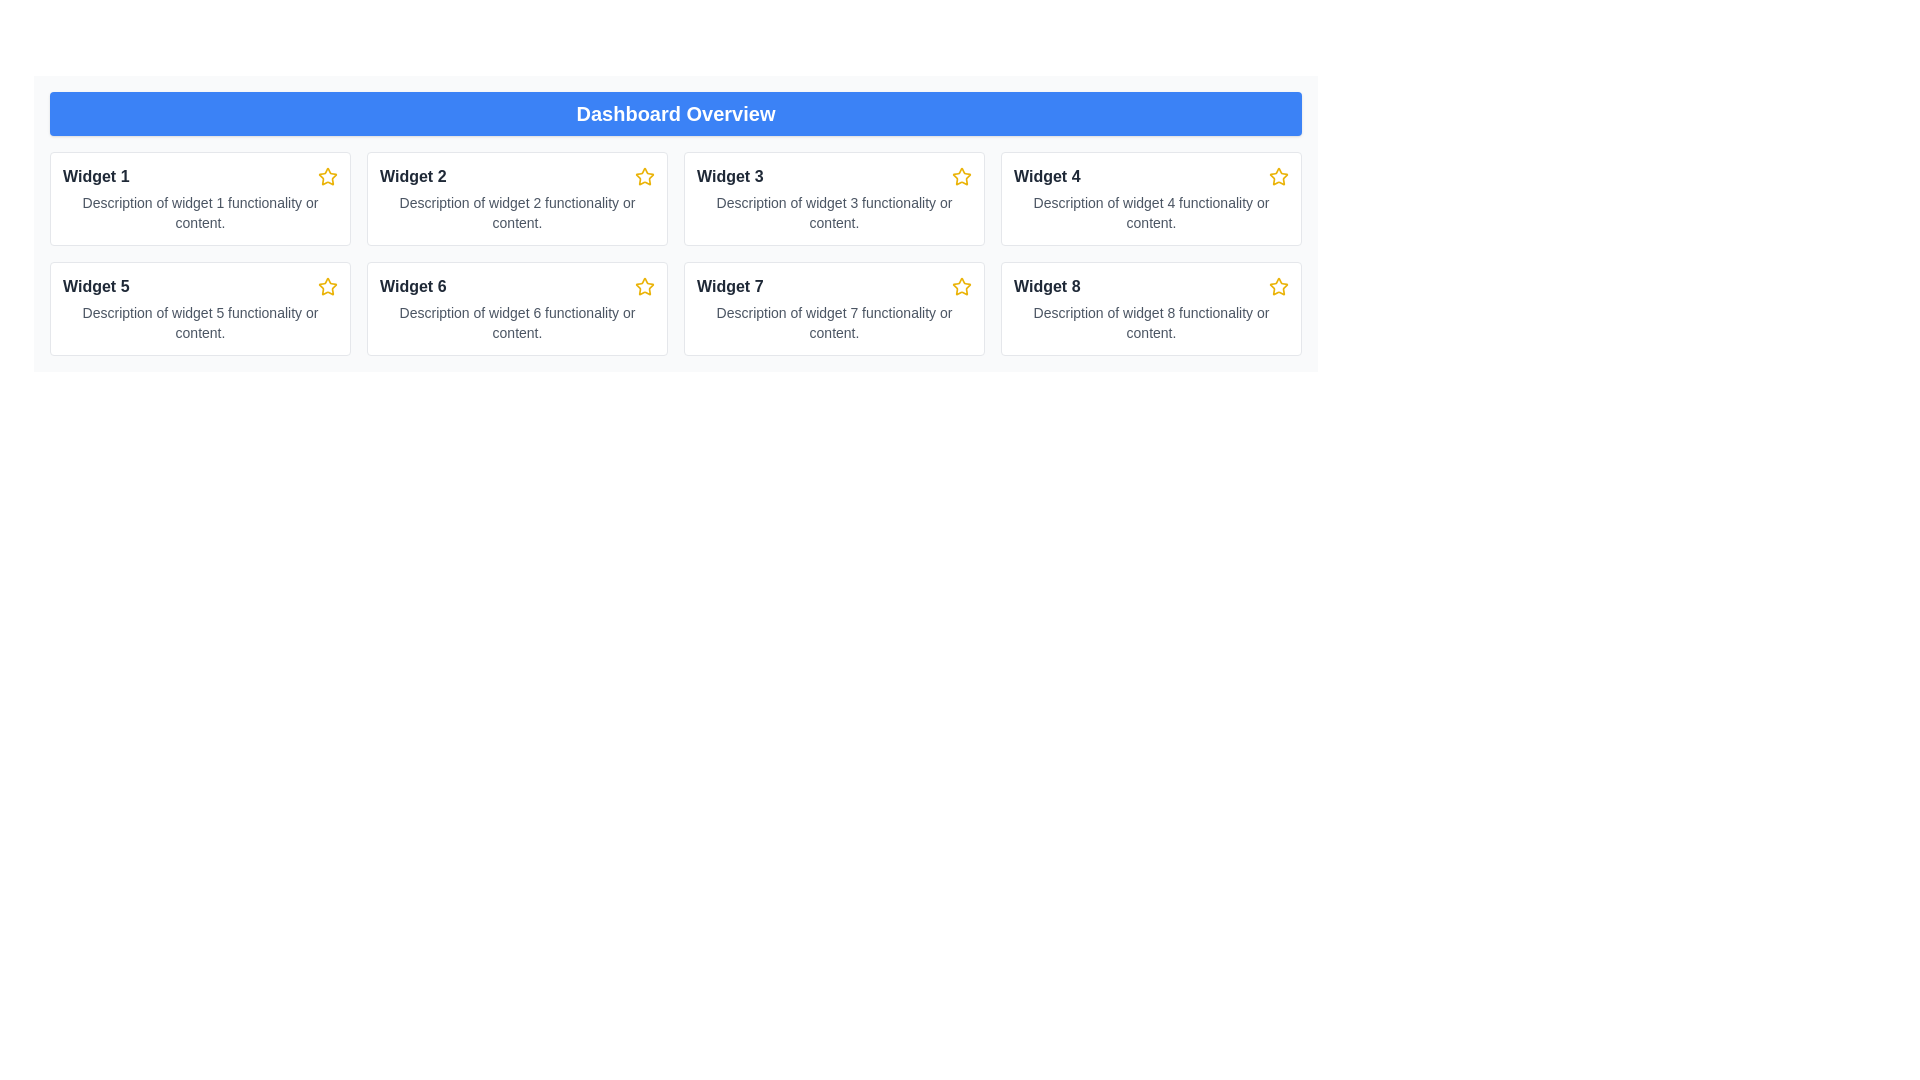  What do you see at coordinates (644, 286) in the screenshot?
I see `the star rating indicator icon located to the right of the text 'Widget 6'` at bounding box center [644, 286].